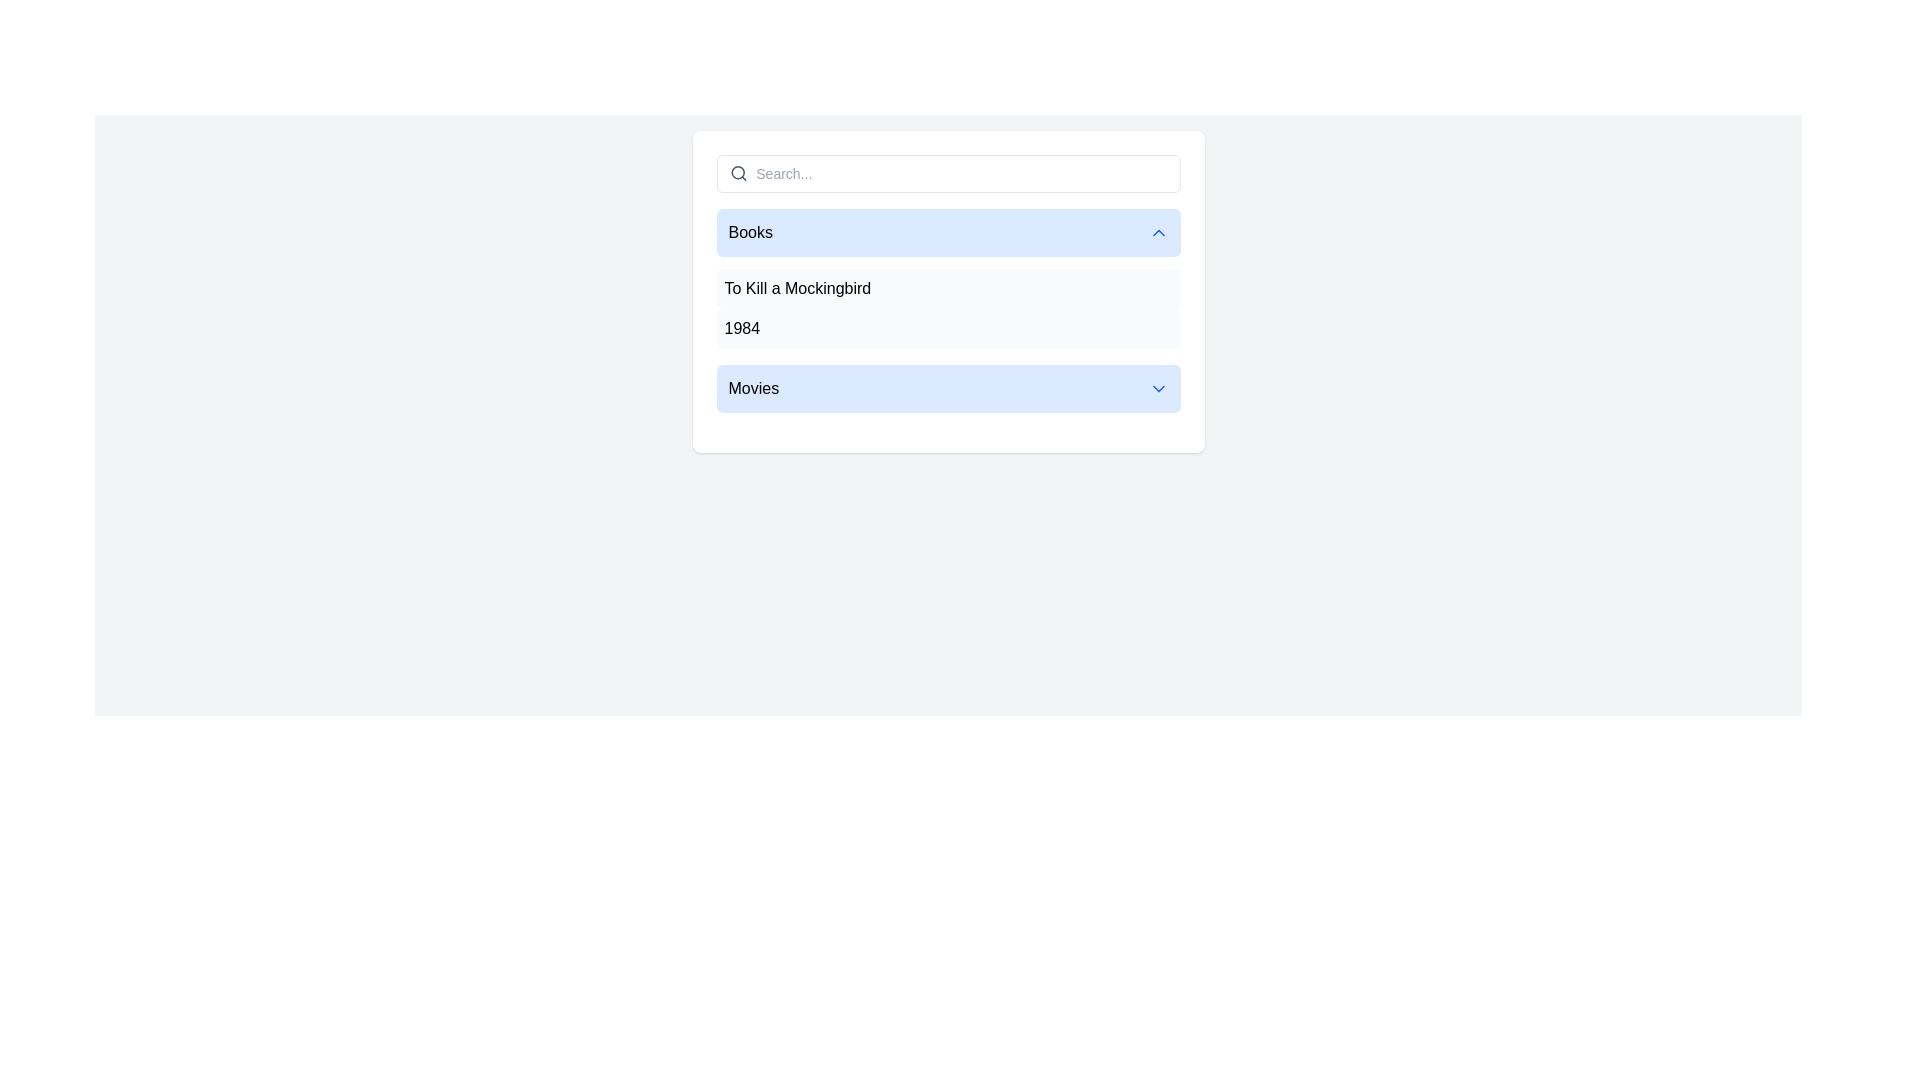  I want to click on the text label displaying 'Books' within a light blue background, located towards the upper part of the interface, to the left of an upward-pointing chevron icon, so click(749, 231).